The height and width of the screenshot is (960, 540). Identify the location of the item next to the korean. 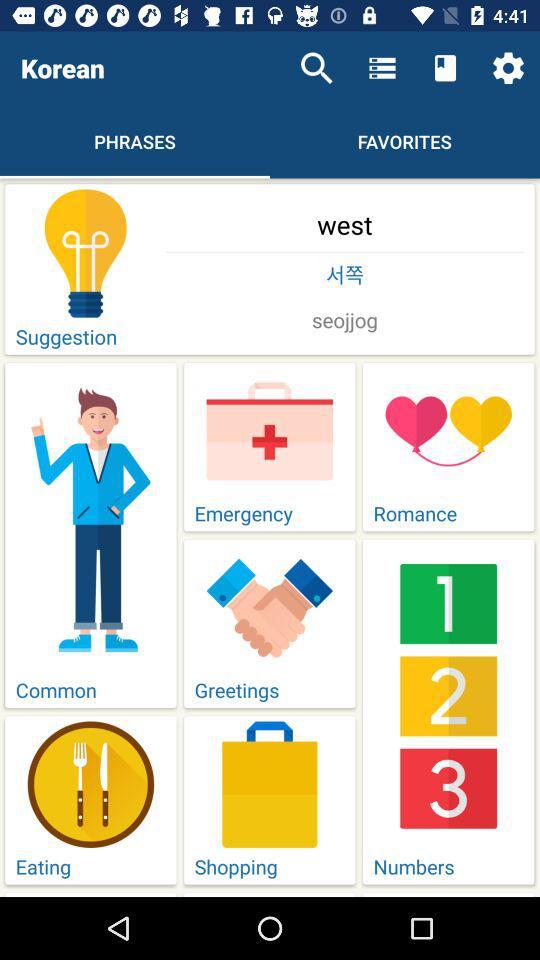
(316, 68).